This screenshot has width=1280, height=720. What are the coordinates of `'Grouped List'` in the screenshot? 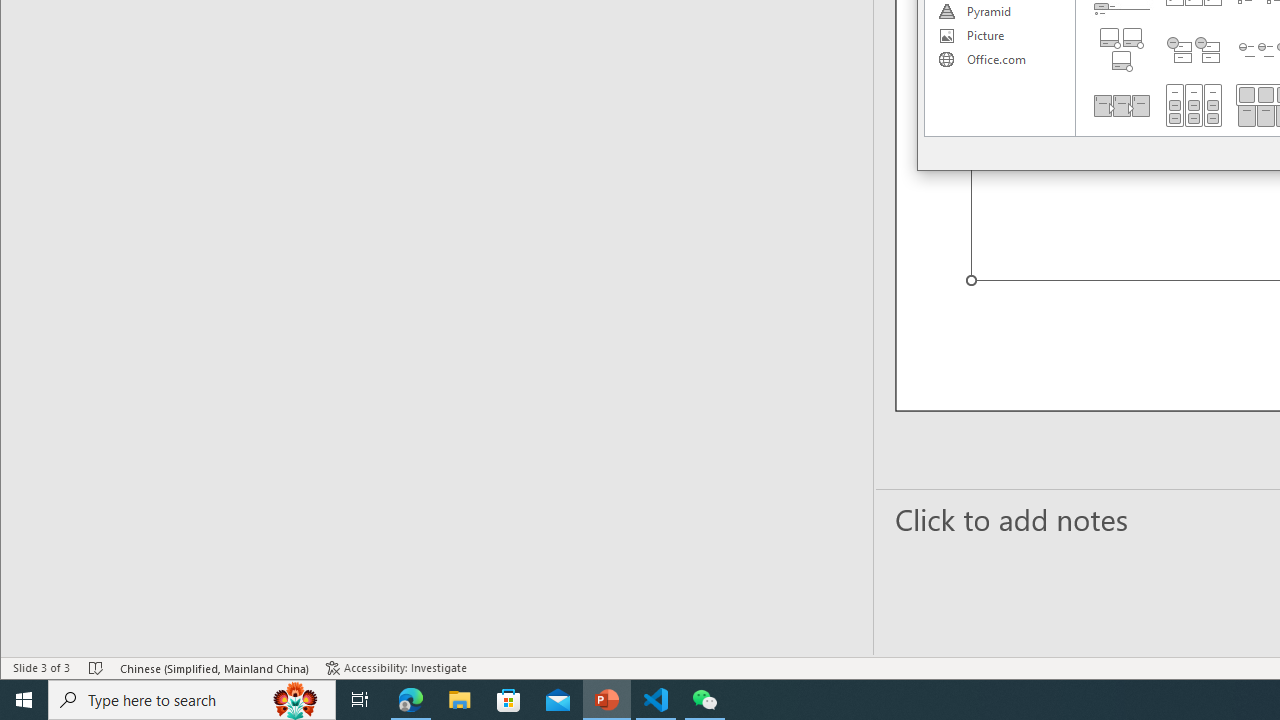 It's located at (1194, 105).